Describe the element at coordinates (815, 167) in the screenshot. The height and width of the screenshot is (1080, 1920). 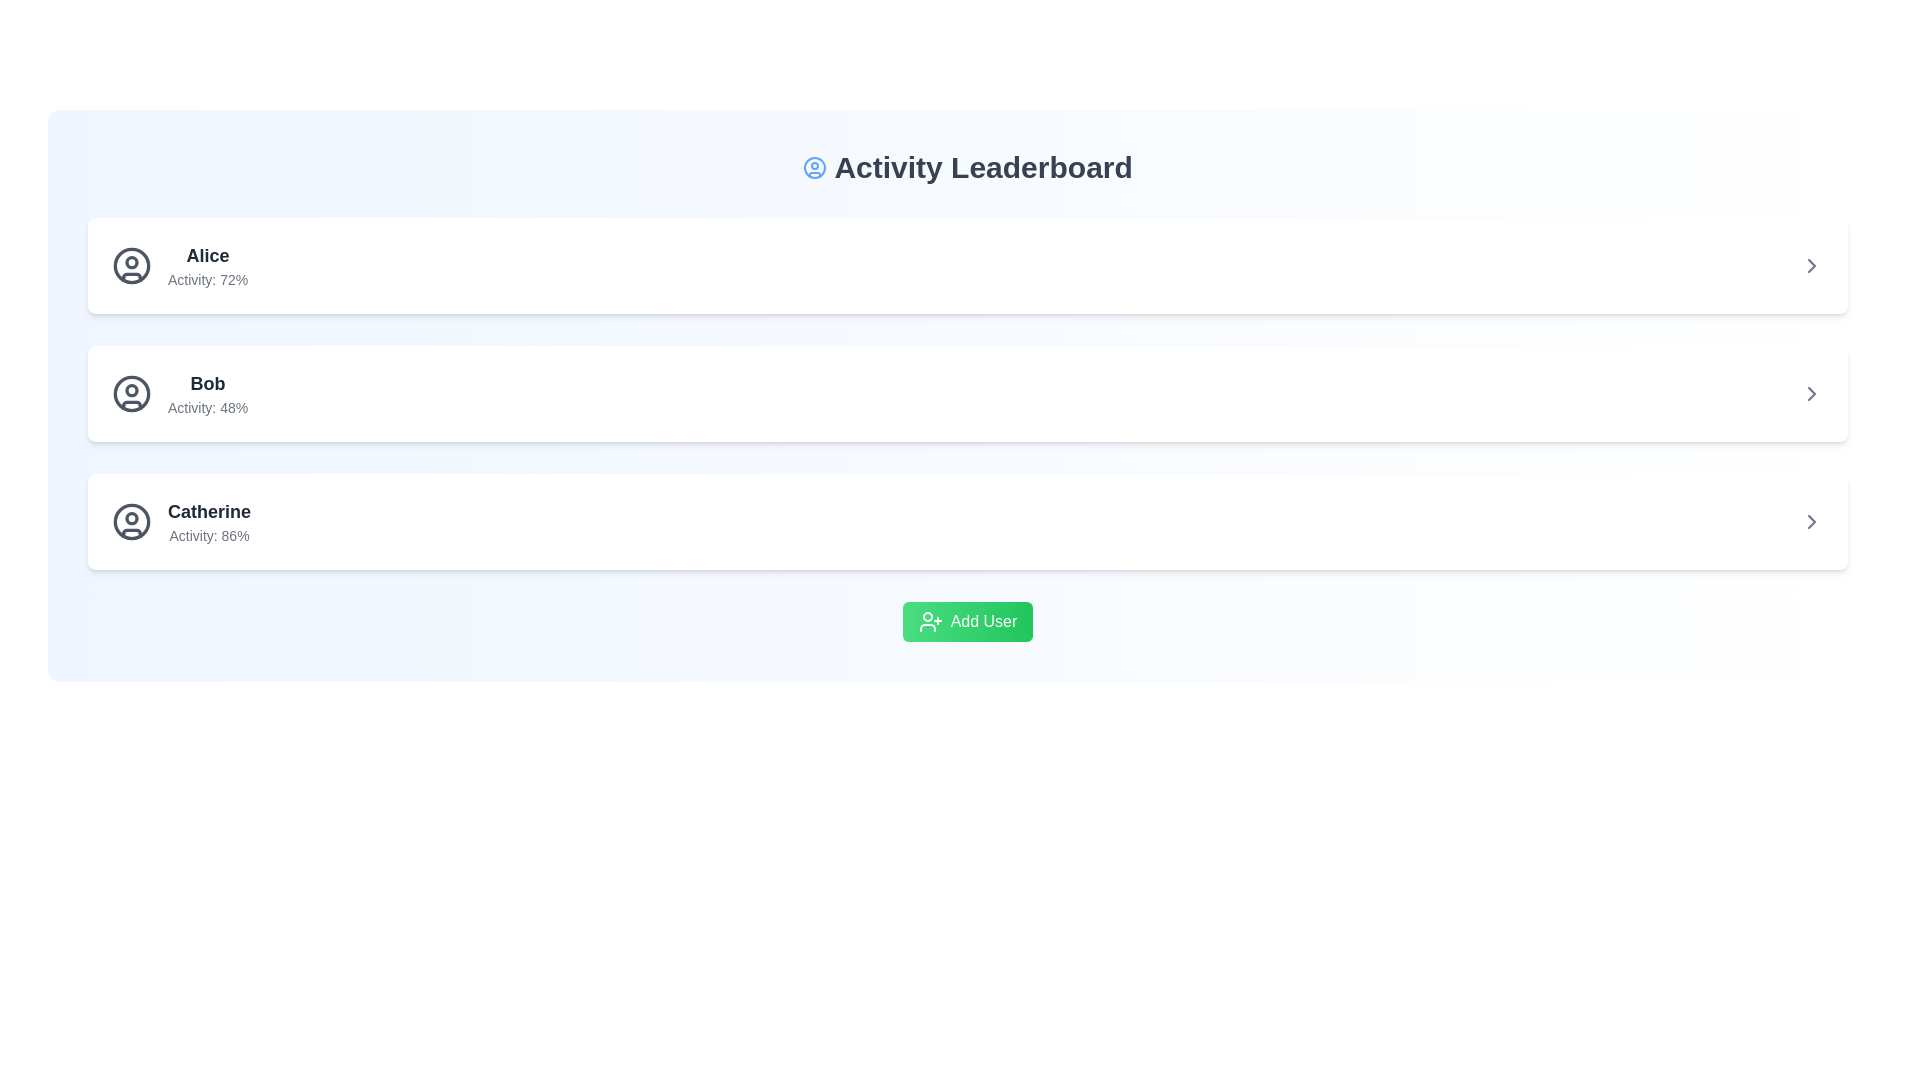
I see `the circular graphical icon resembling a user, which has a blue outline and is located near the 'Activity Leaderboard' heading` at that location.